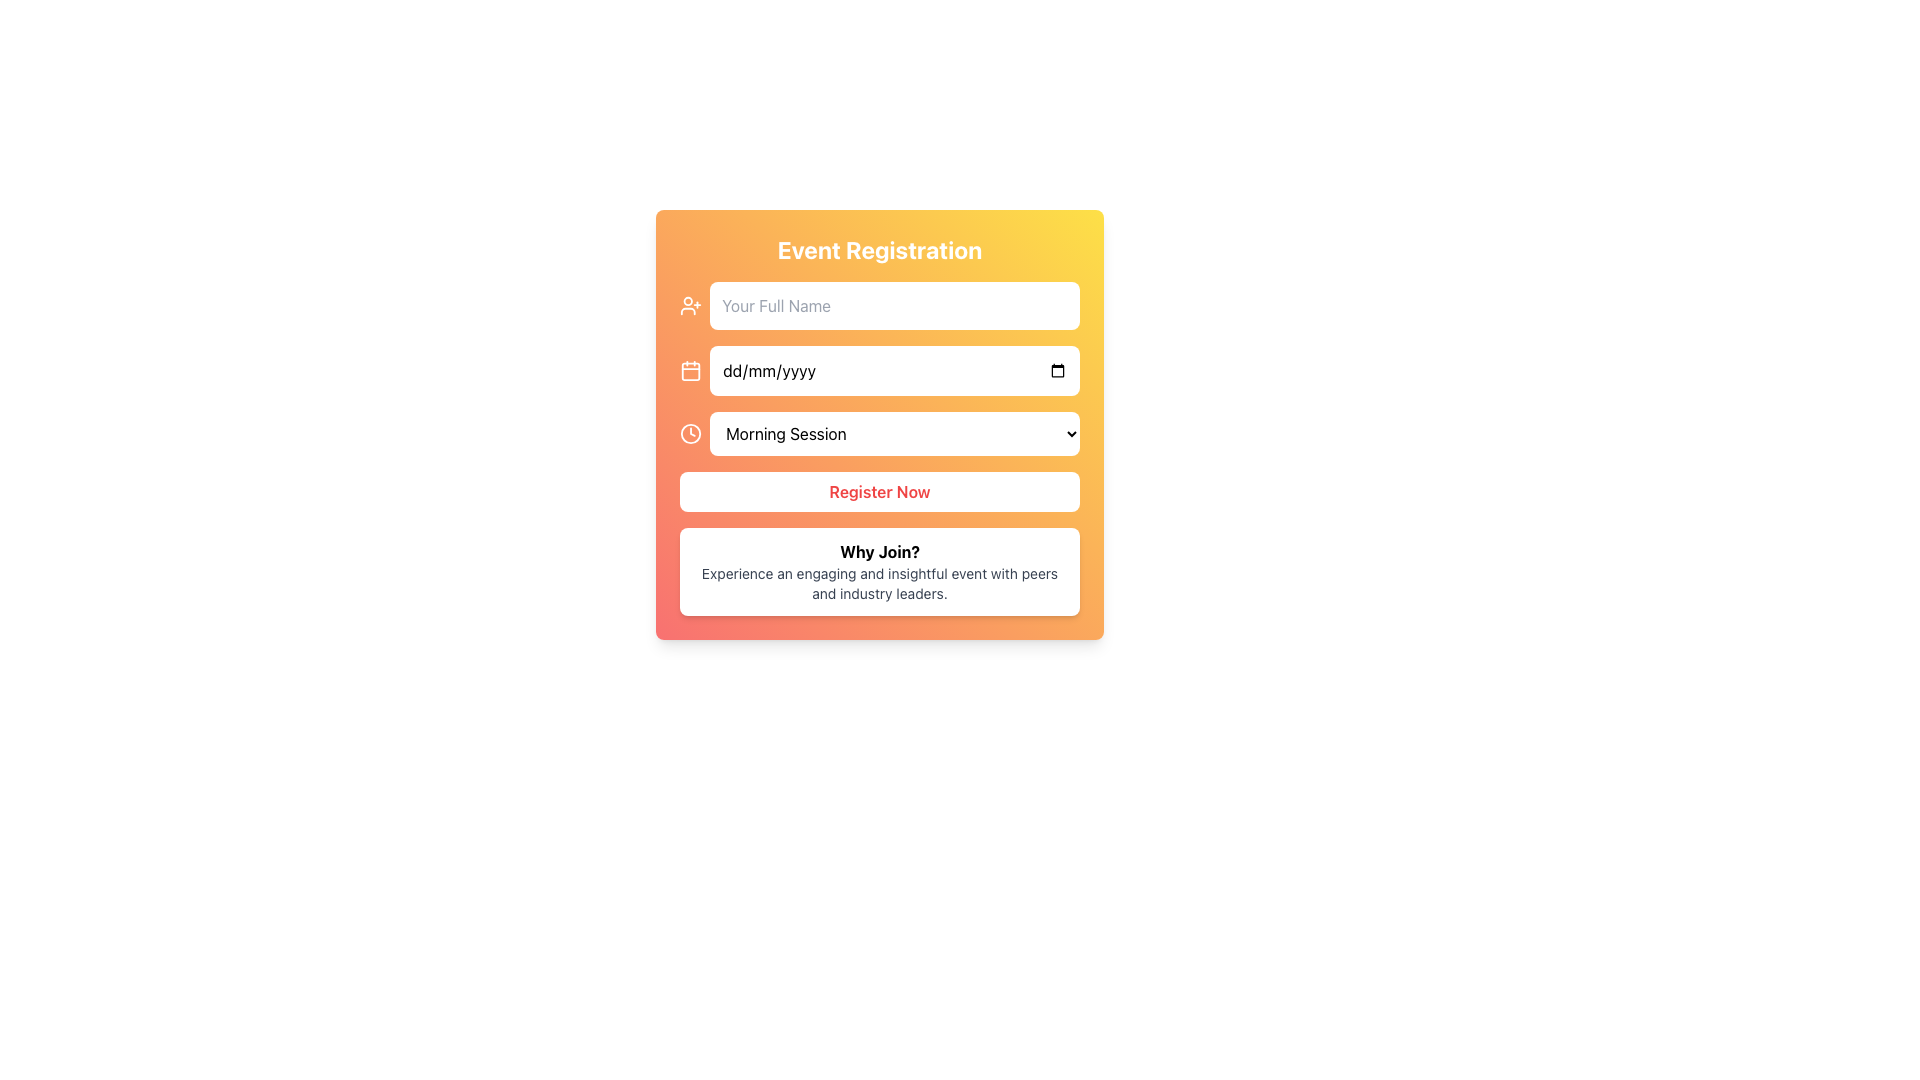  What do you see at coordinates (879, 551) in the screenshot?
I see `text of the Heading element displaying 'Why Join?' which is centered within the white rounded rectangle card element` at bounding box center [879, 551].